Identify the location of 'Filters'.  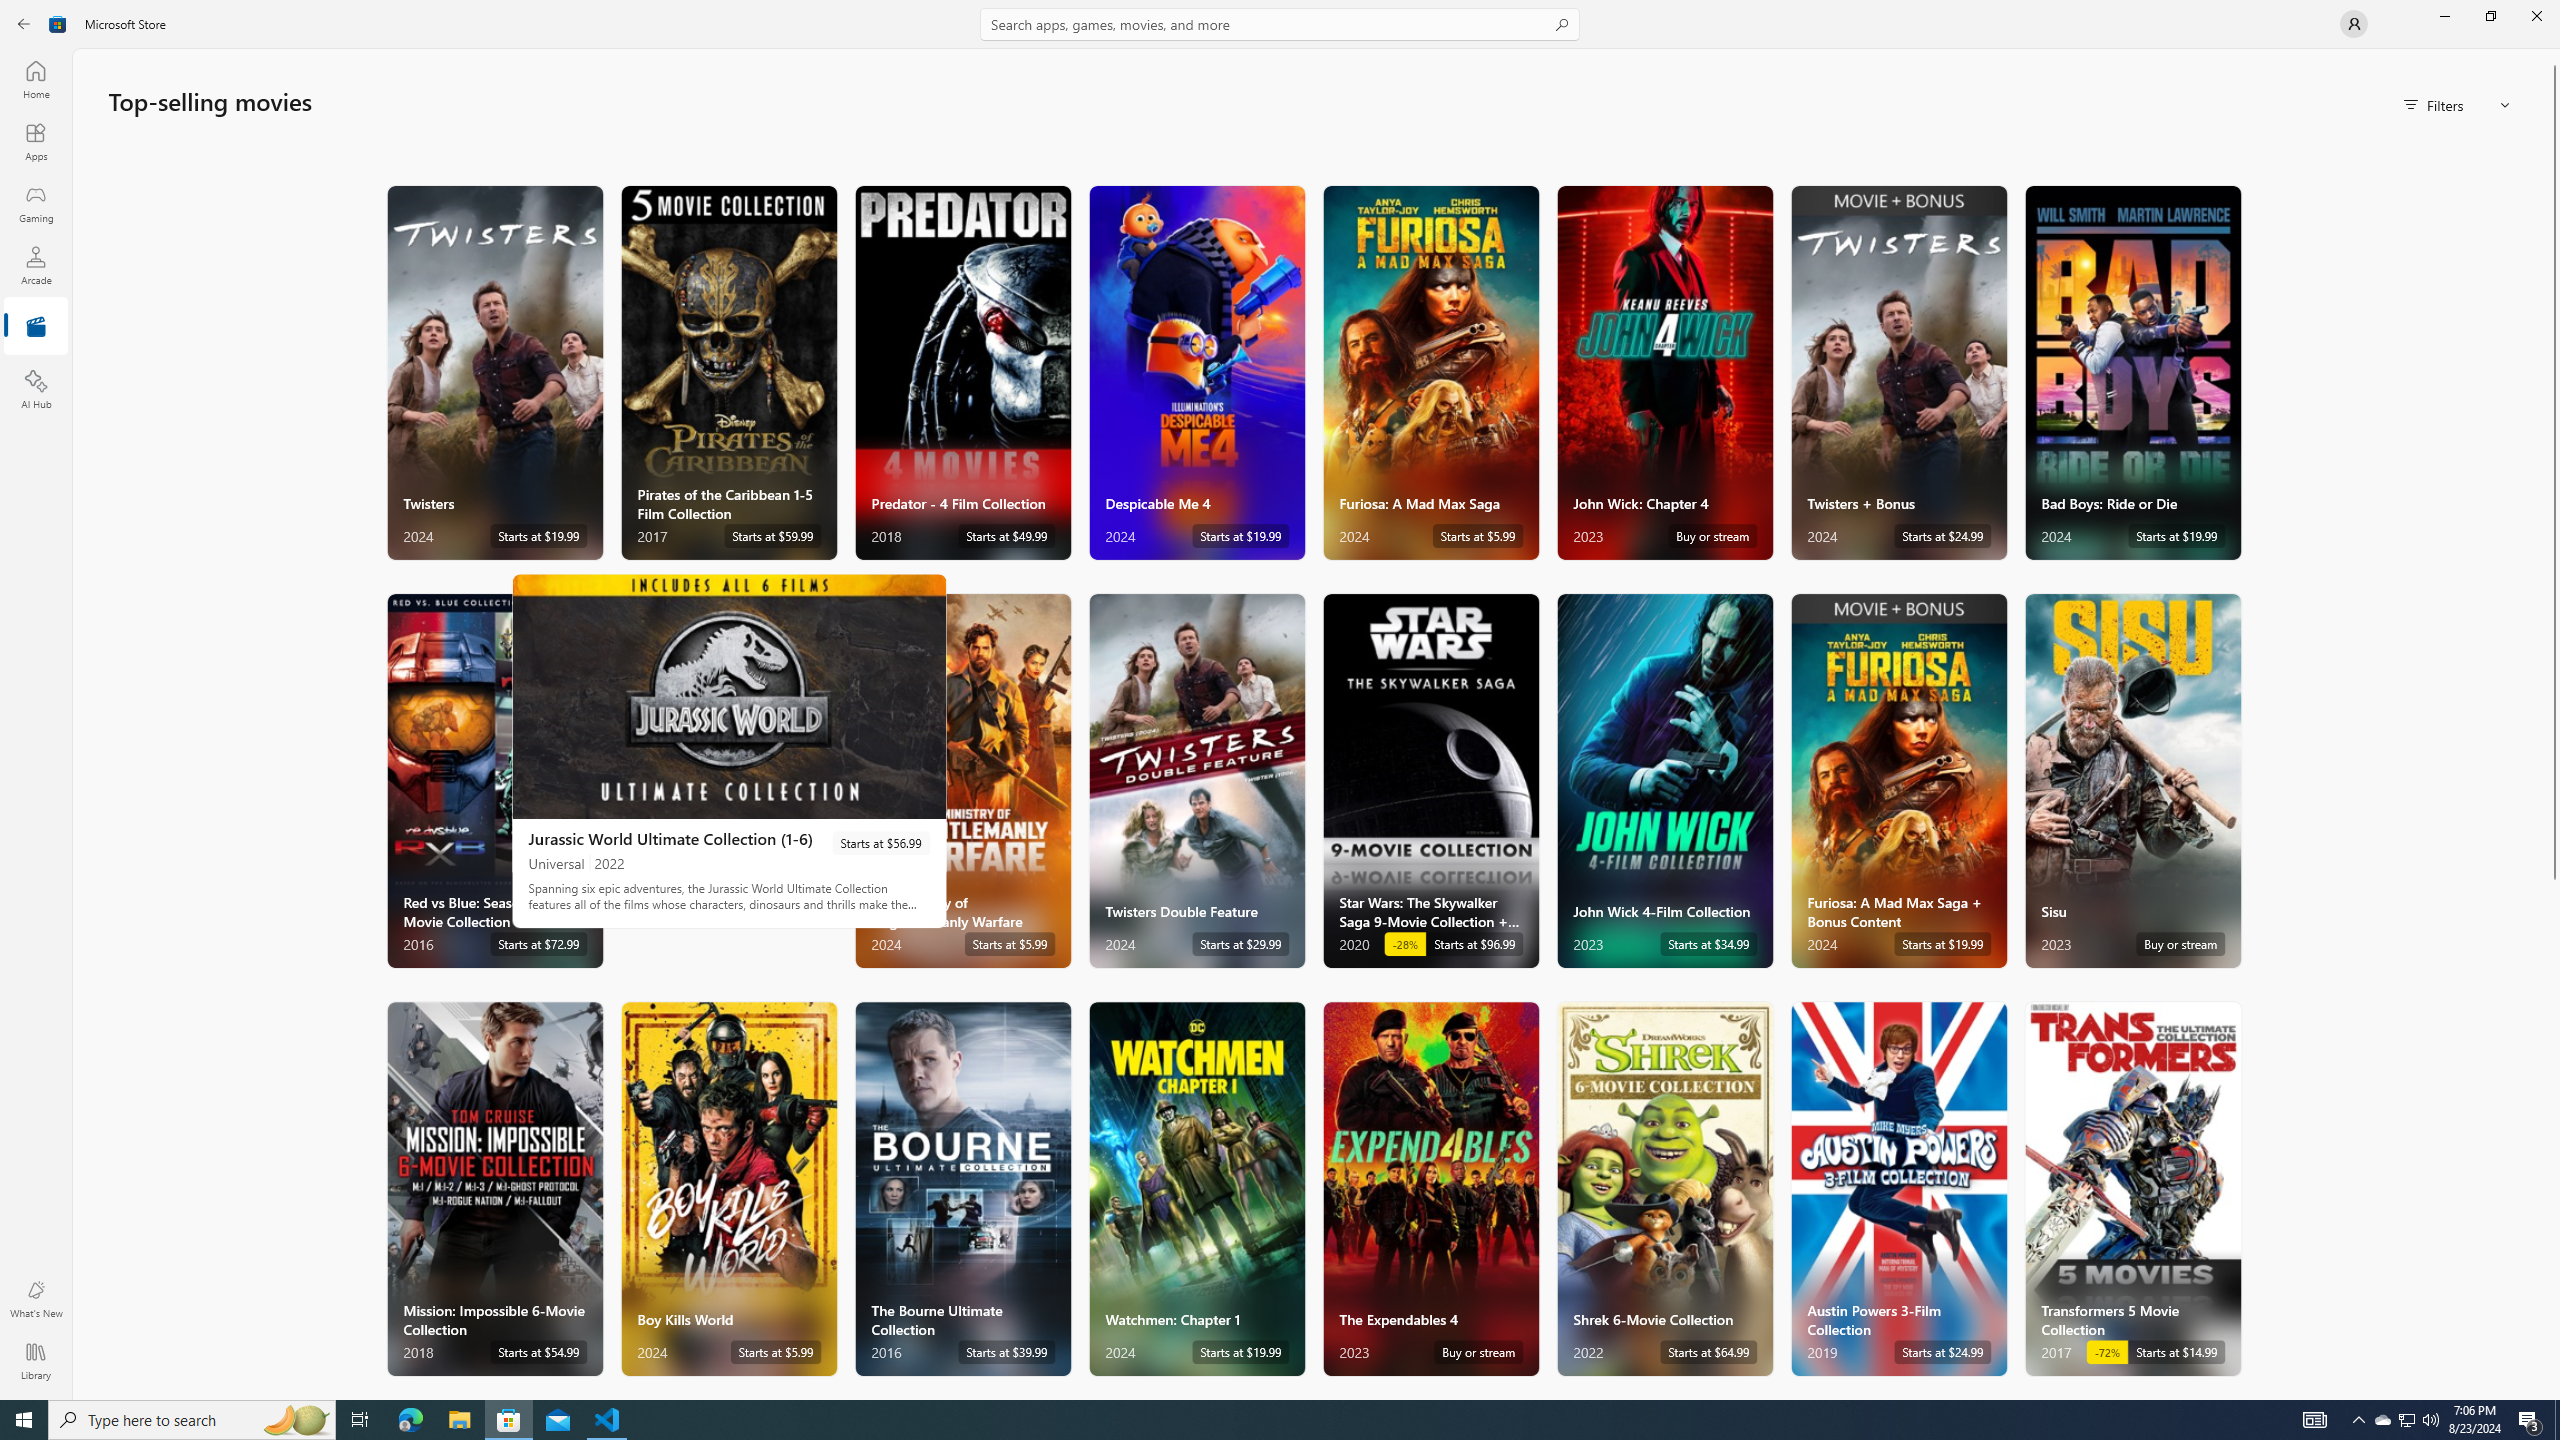
(2457, 104).